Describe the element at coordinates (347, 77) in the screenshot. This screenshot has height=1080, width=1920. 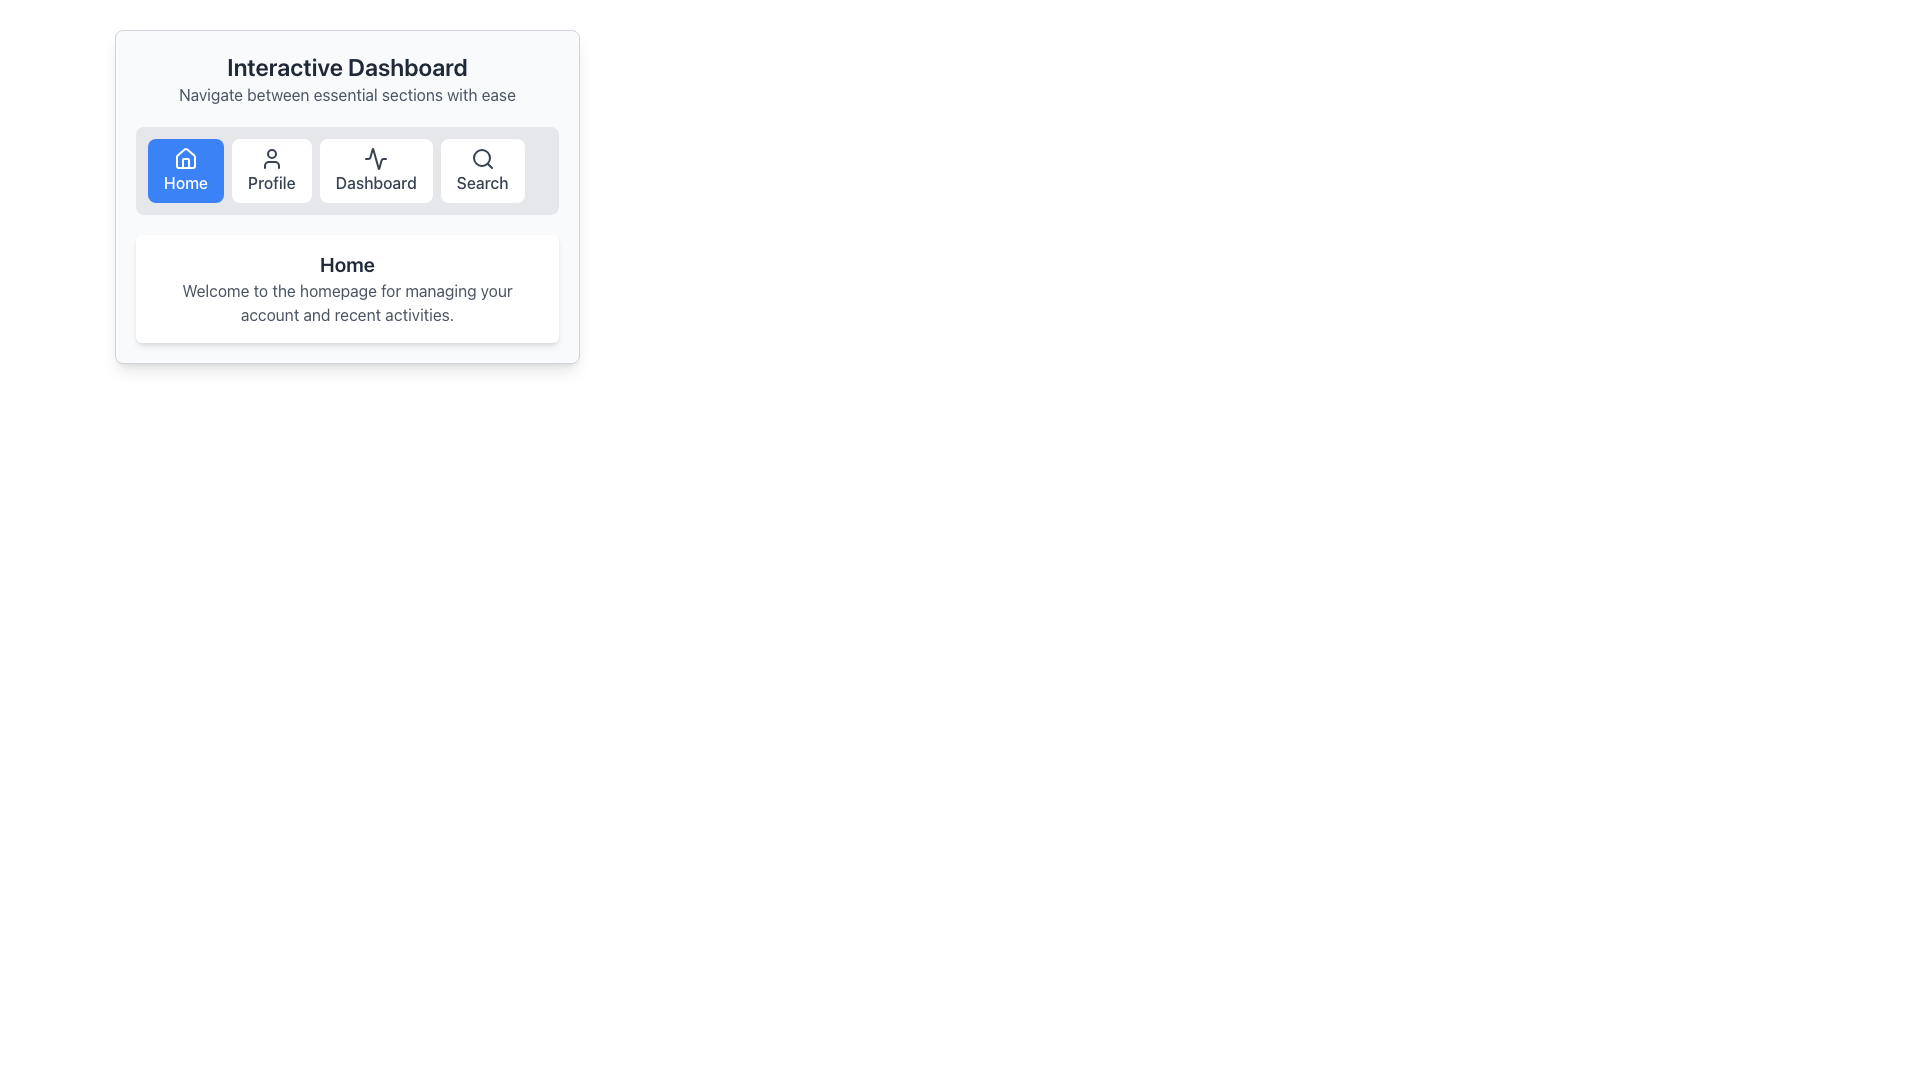
I see `the header text block located at the top of the card, which provides an introduction or context to the card's content` at that location.